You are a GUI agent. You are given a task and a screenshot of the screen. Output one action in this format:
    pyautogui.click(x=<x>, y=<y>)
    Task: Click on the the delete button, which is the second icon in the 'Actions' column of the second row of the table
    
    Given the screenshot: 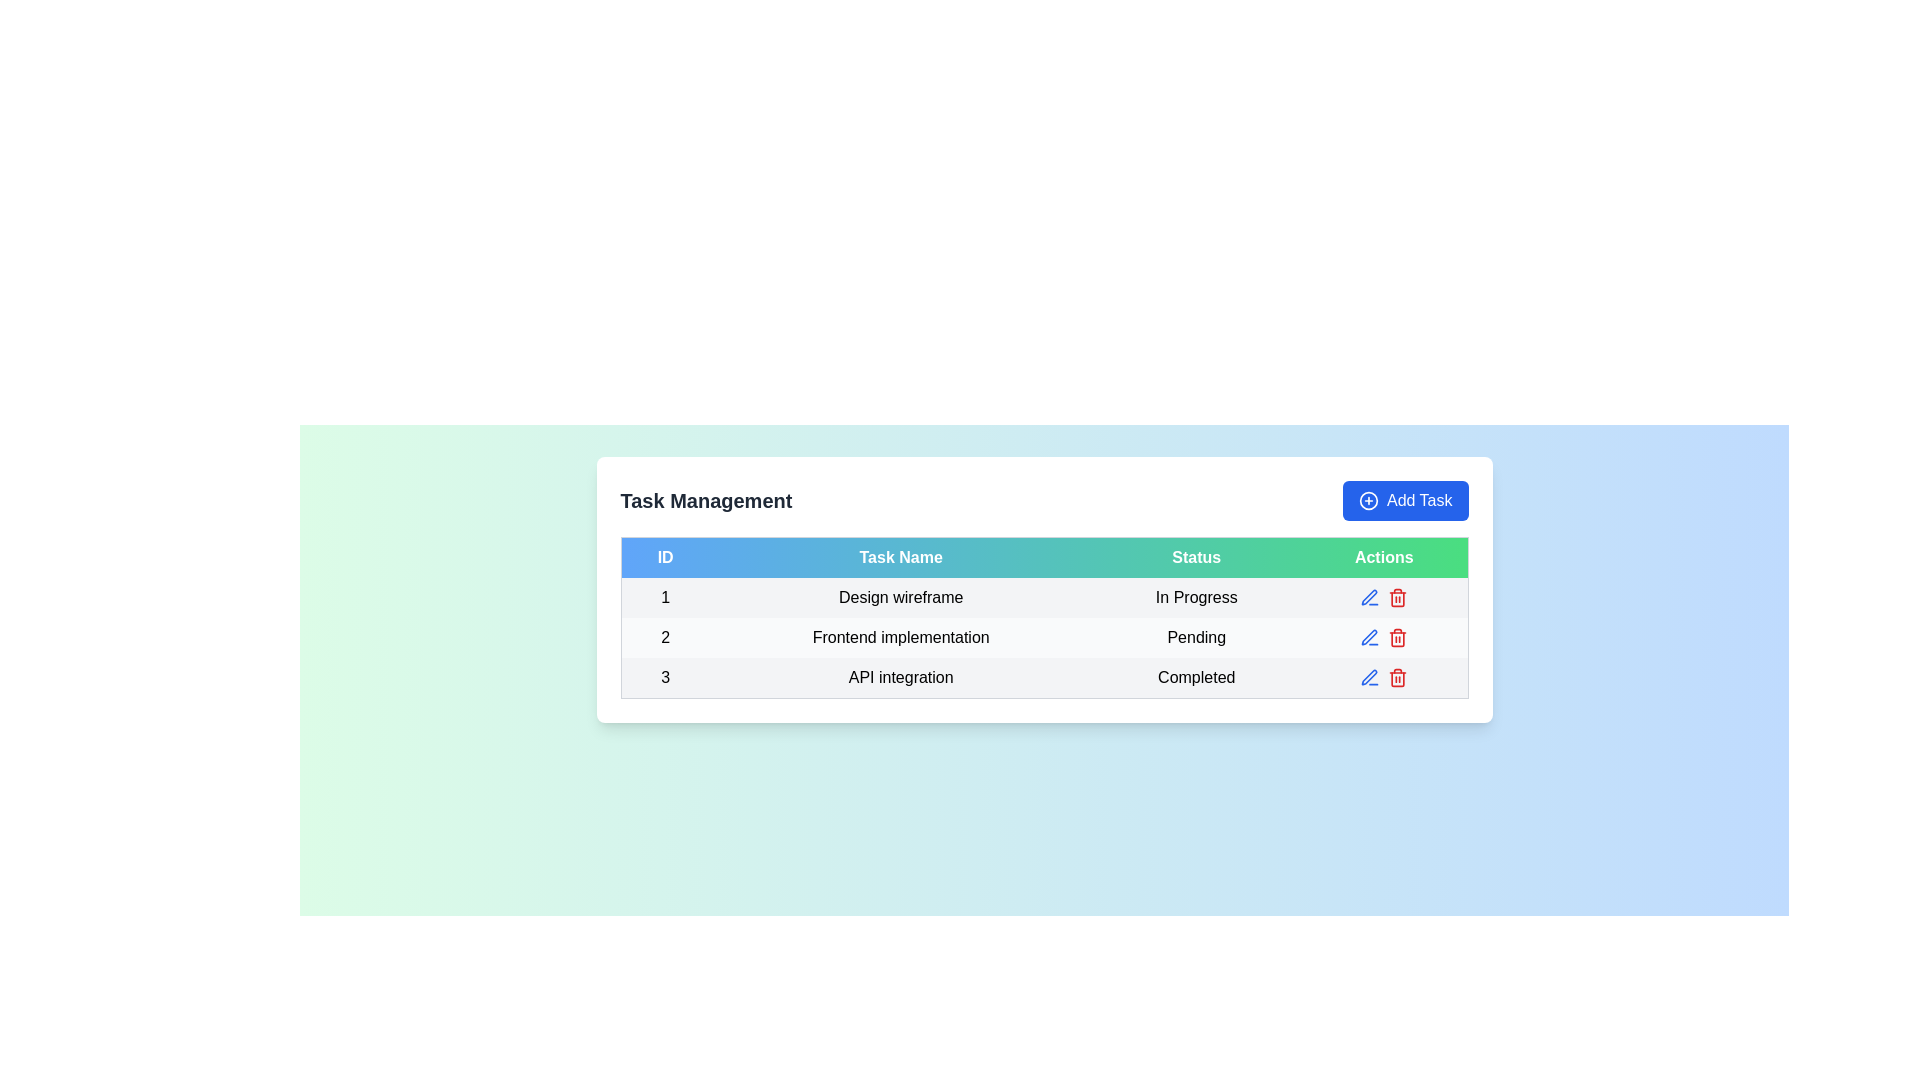 What is the action you would take?
    pyautogui.click(x=1397, y=637)
    